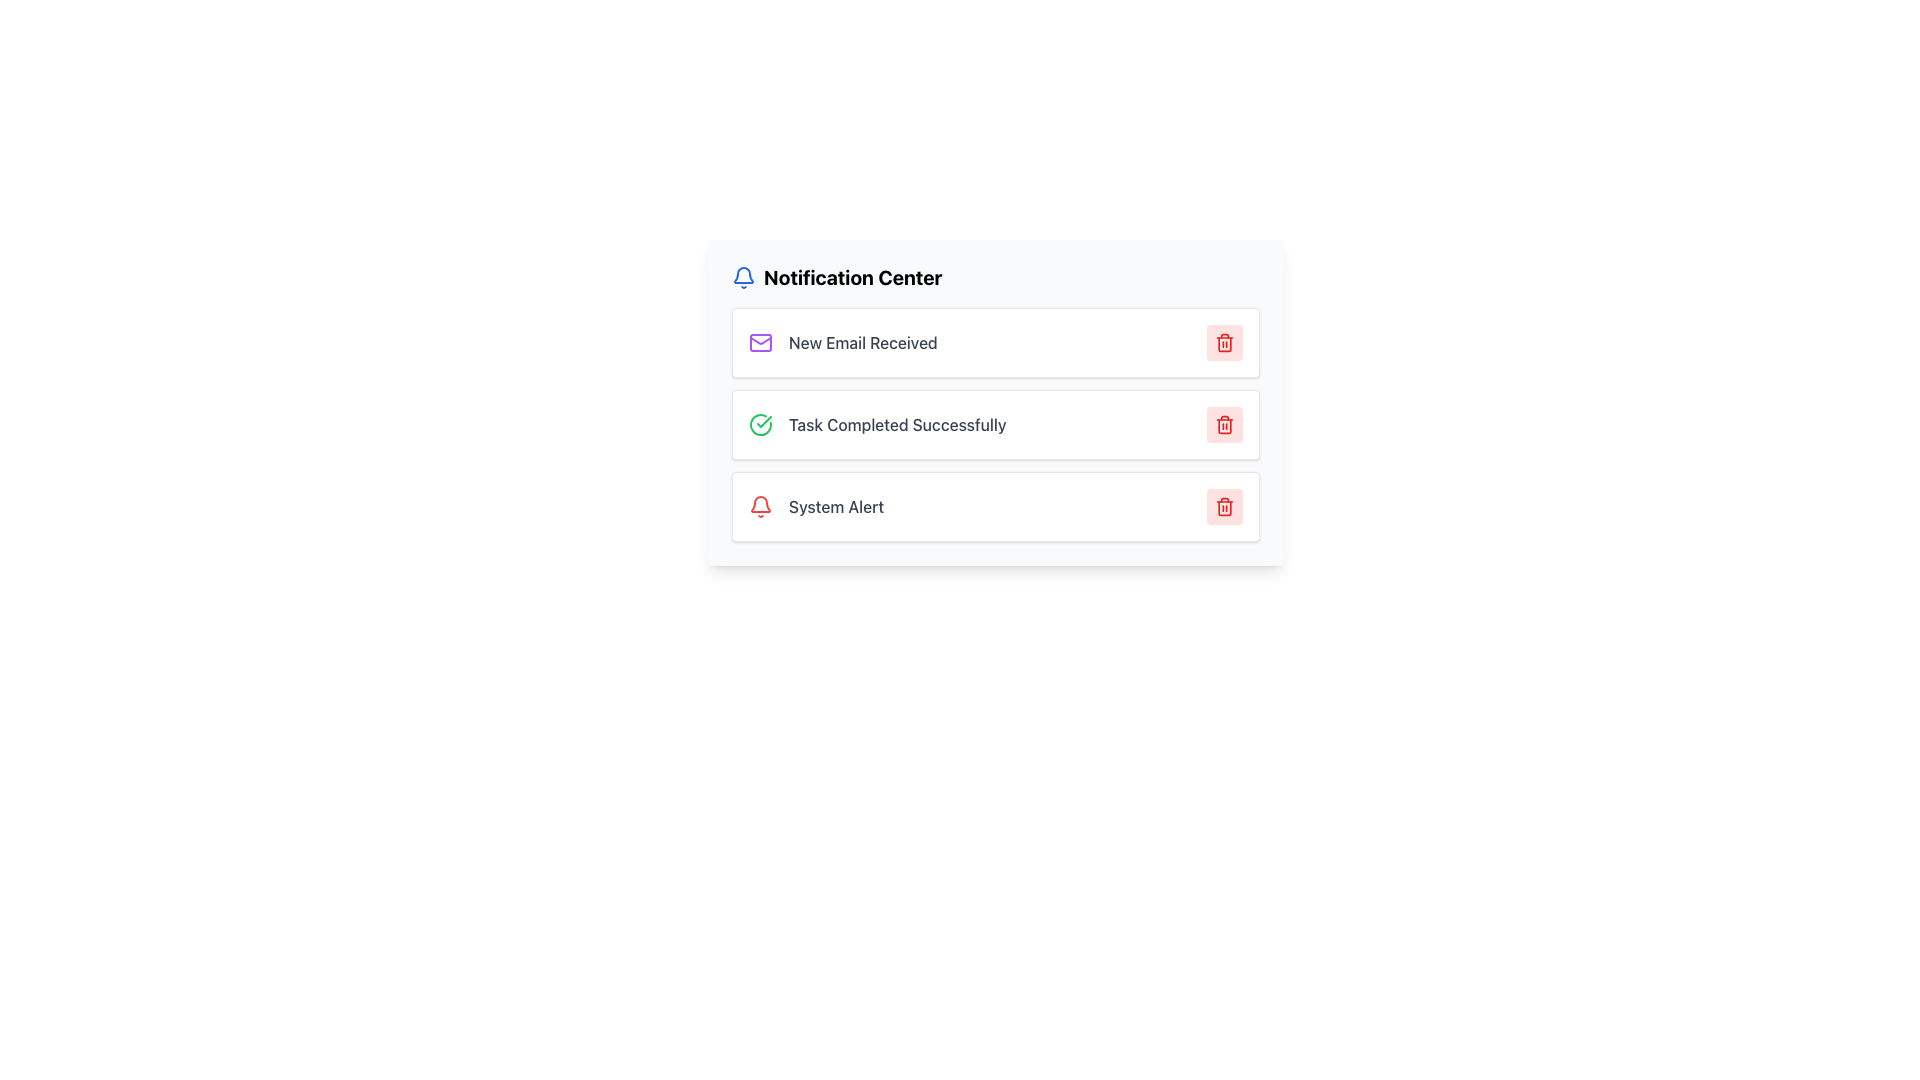 The image size is (1920, 1080). I want to click on the purple email notification icon located in the 'New Email Received' row of the Notification Center panel, so click(760, 342).